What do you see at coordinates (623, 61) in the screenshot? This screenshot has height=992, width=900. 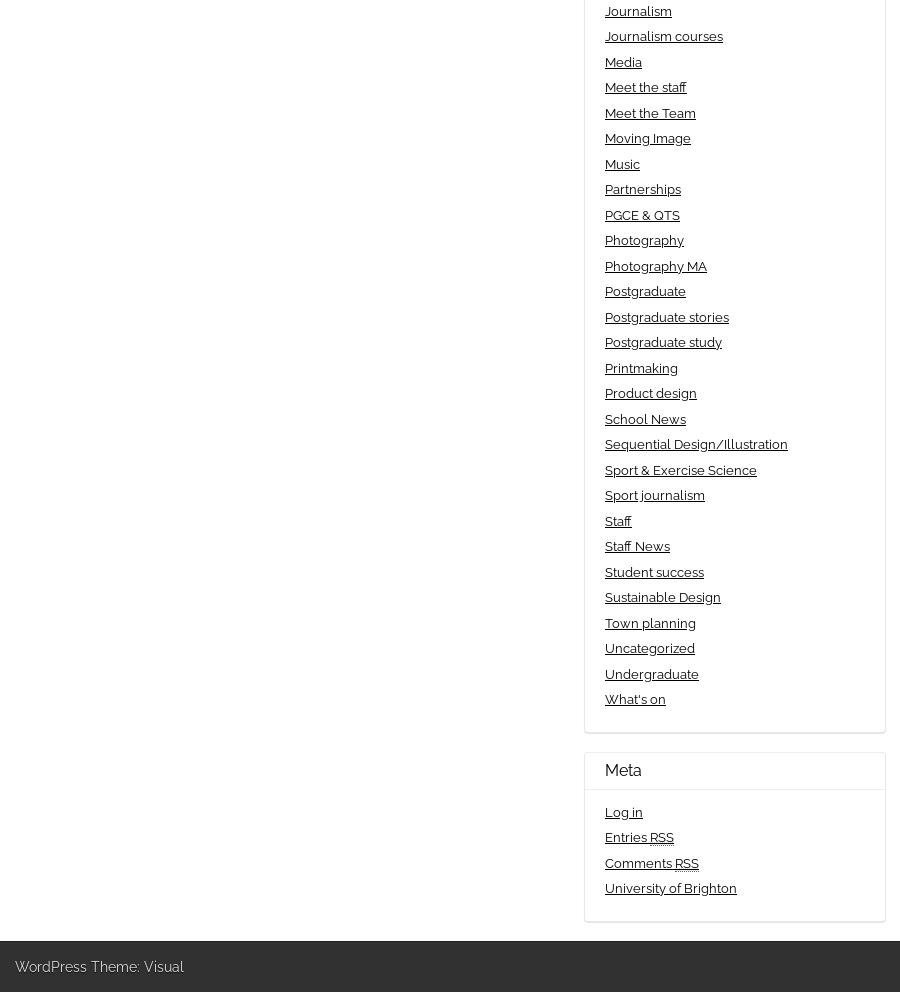 I see `'Media'` at bounding box center [623, 61].